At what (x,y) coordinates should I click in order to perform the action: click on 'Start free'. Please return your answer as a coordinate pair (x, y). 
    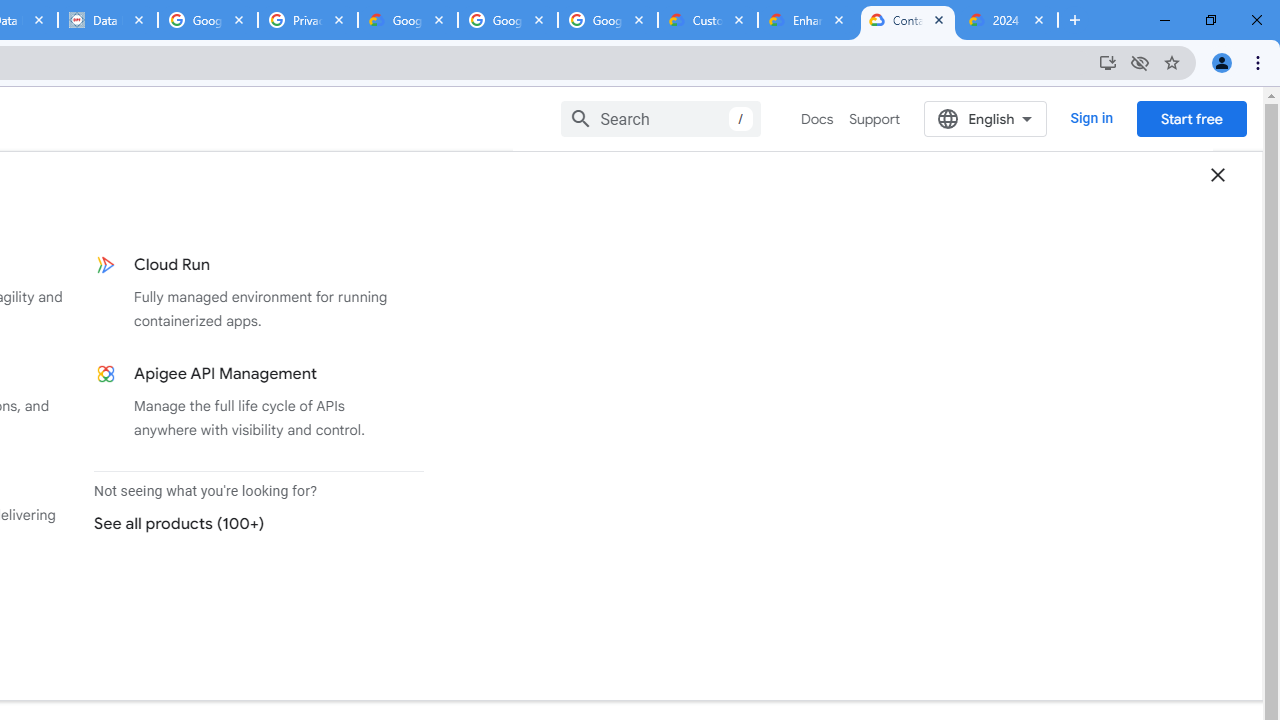
    Looking at the image, I should click on (1191, 118).